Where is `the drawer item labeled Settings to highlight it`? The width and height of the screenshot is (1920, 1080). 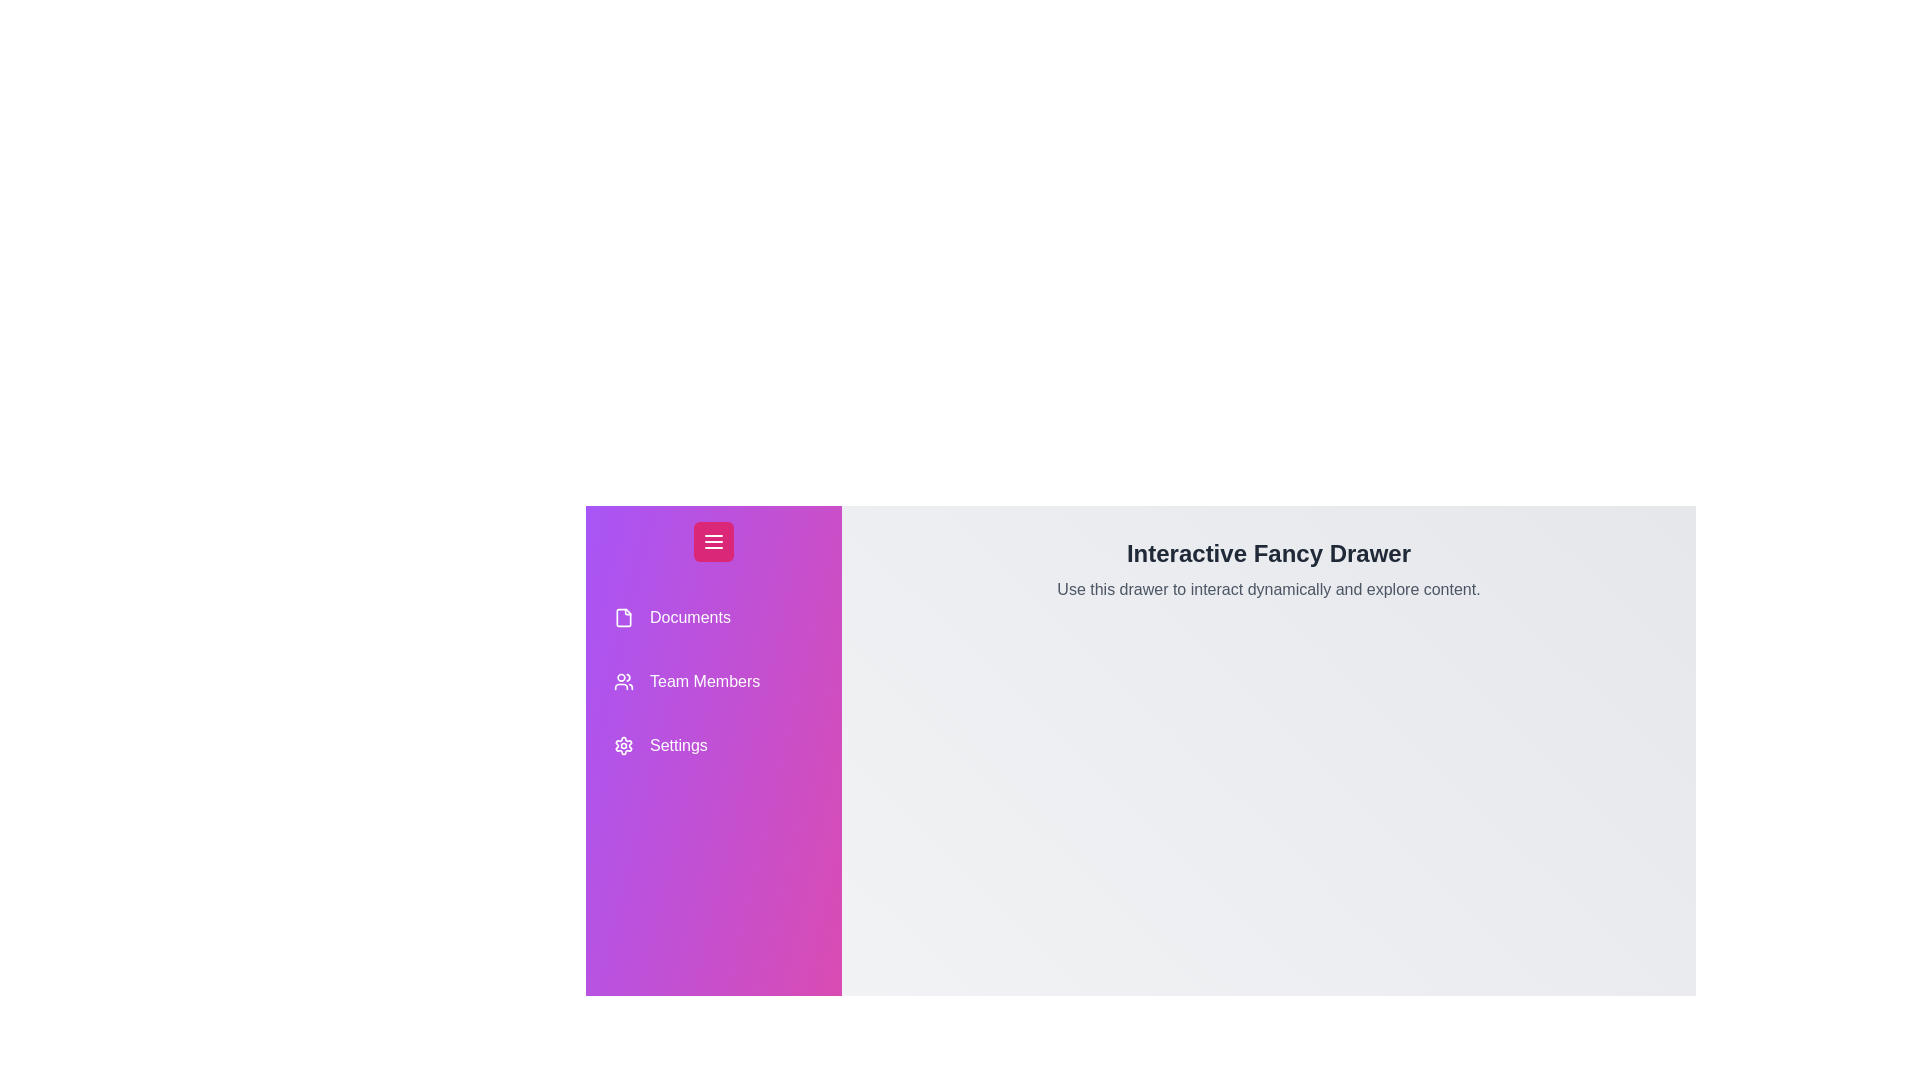 the drawer item labeled Settings to highlight it is located at coordinates (714, 745).